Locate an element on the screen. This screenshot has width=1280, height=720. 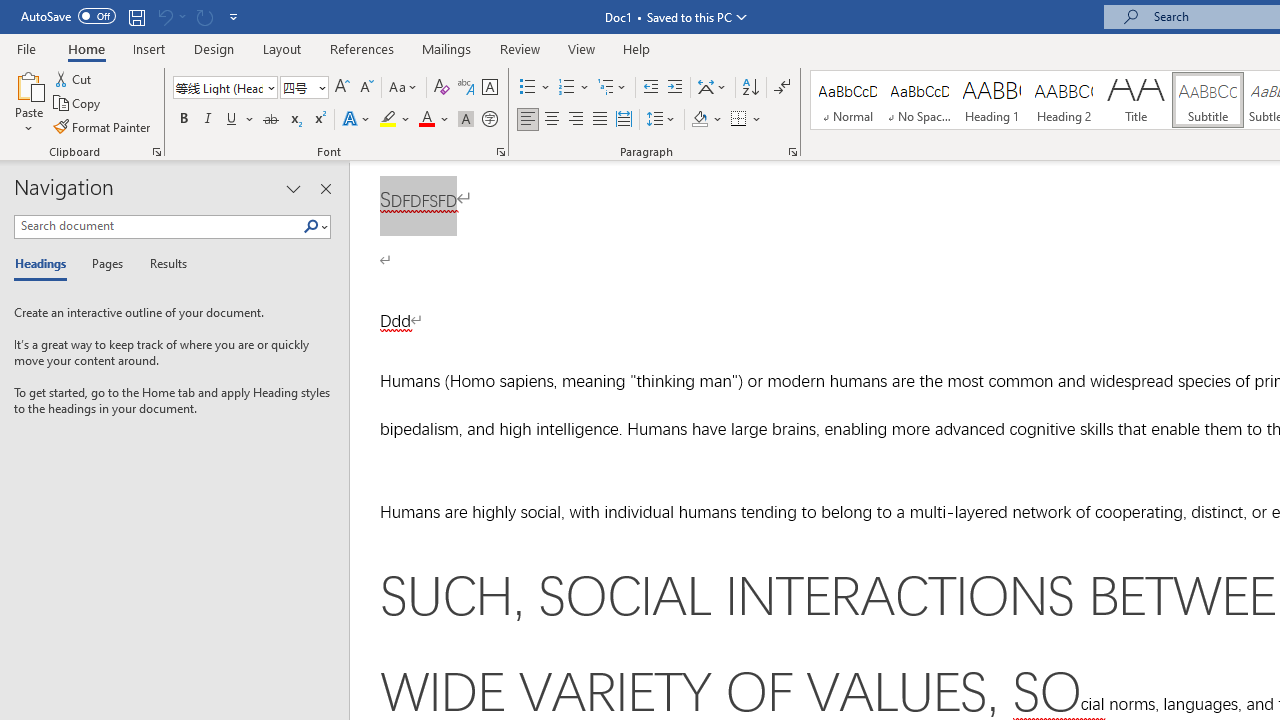
'Design' is located at coordinates (214, 48).